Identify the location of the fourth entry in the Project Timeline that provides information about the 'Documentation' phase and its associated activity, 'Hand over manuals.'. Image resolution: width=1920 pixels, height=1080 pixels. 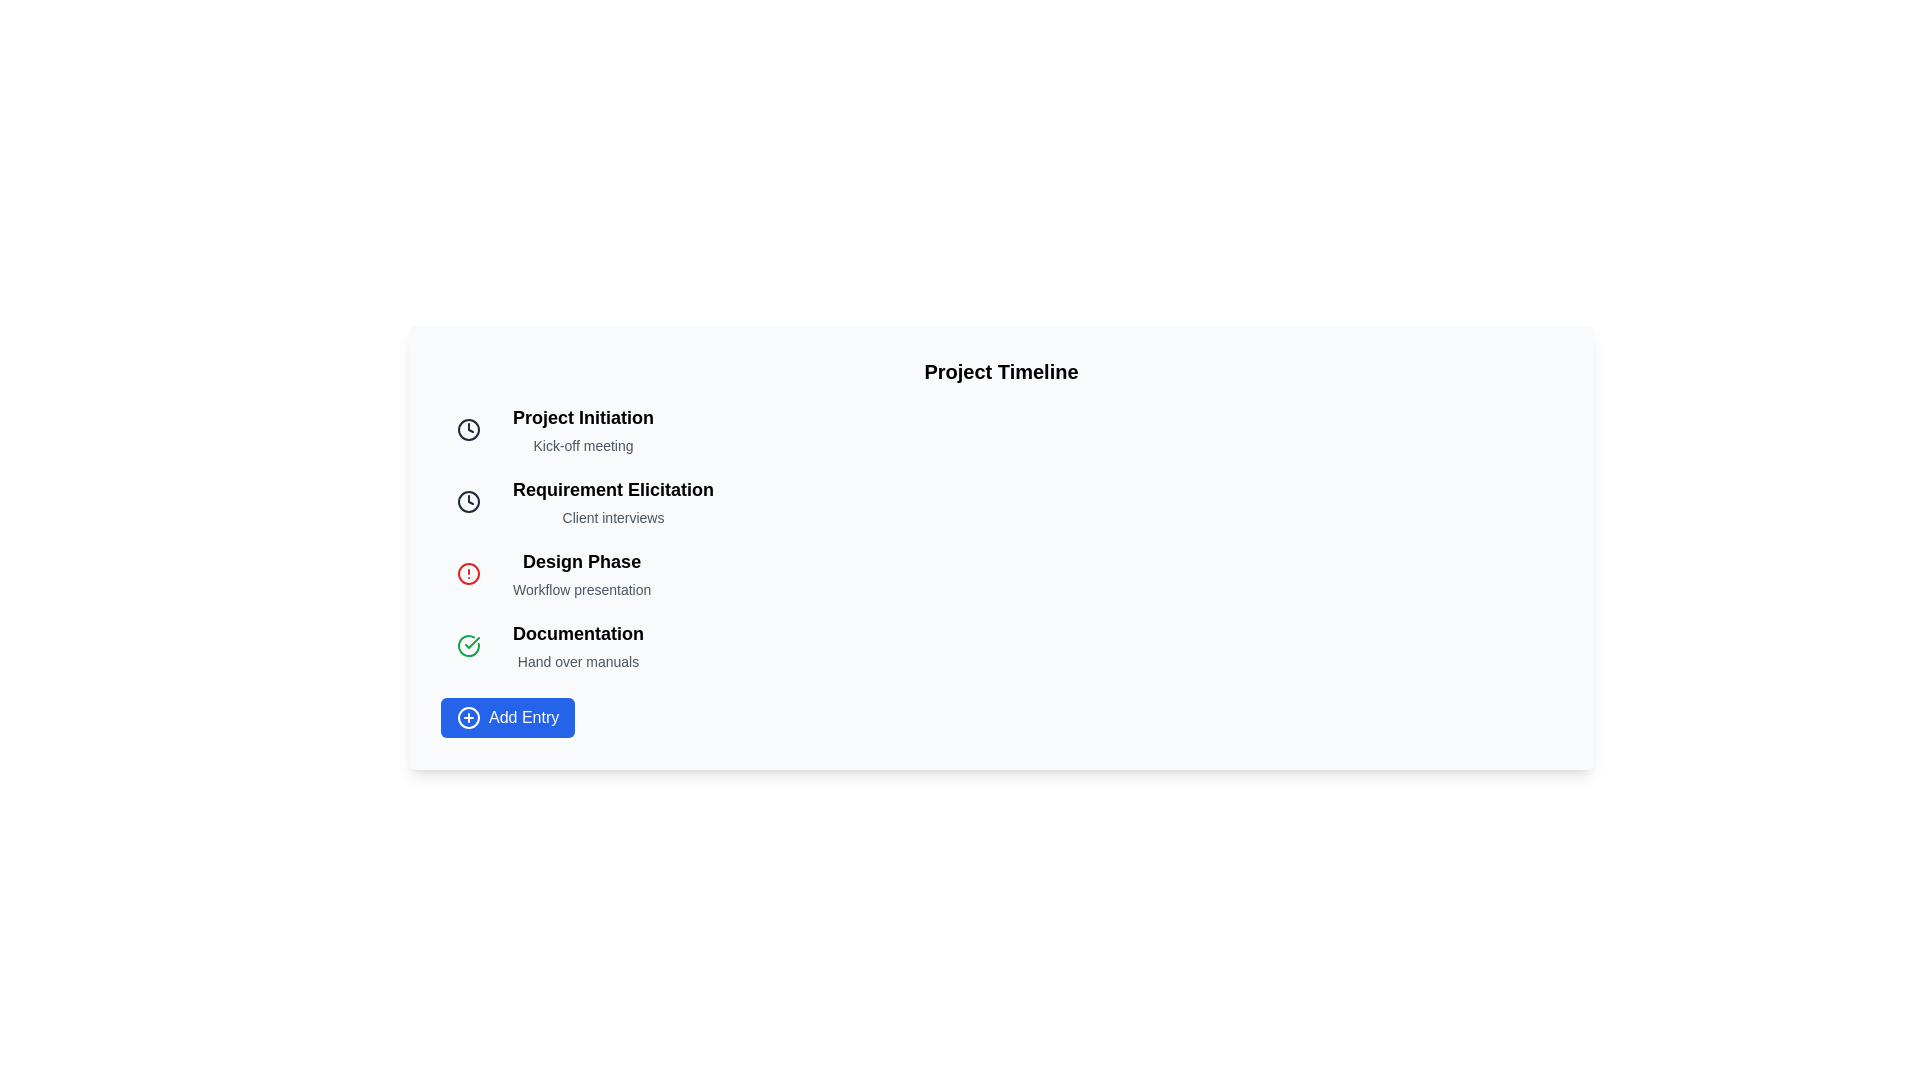
(577, 645).